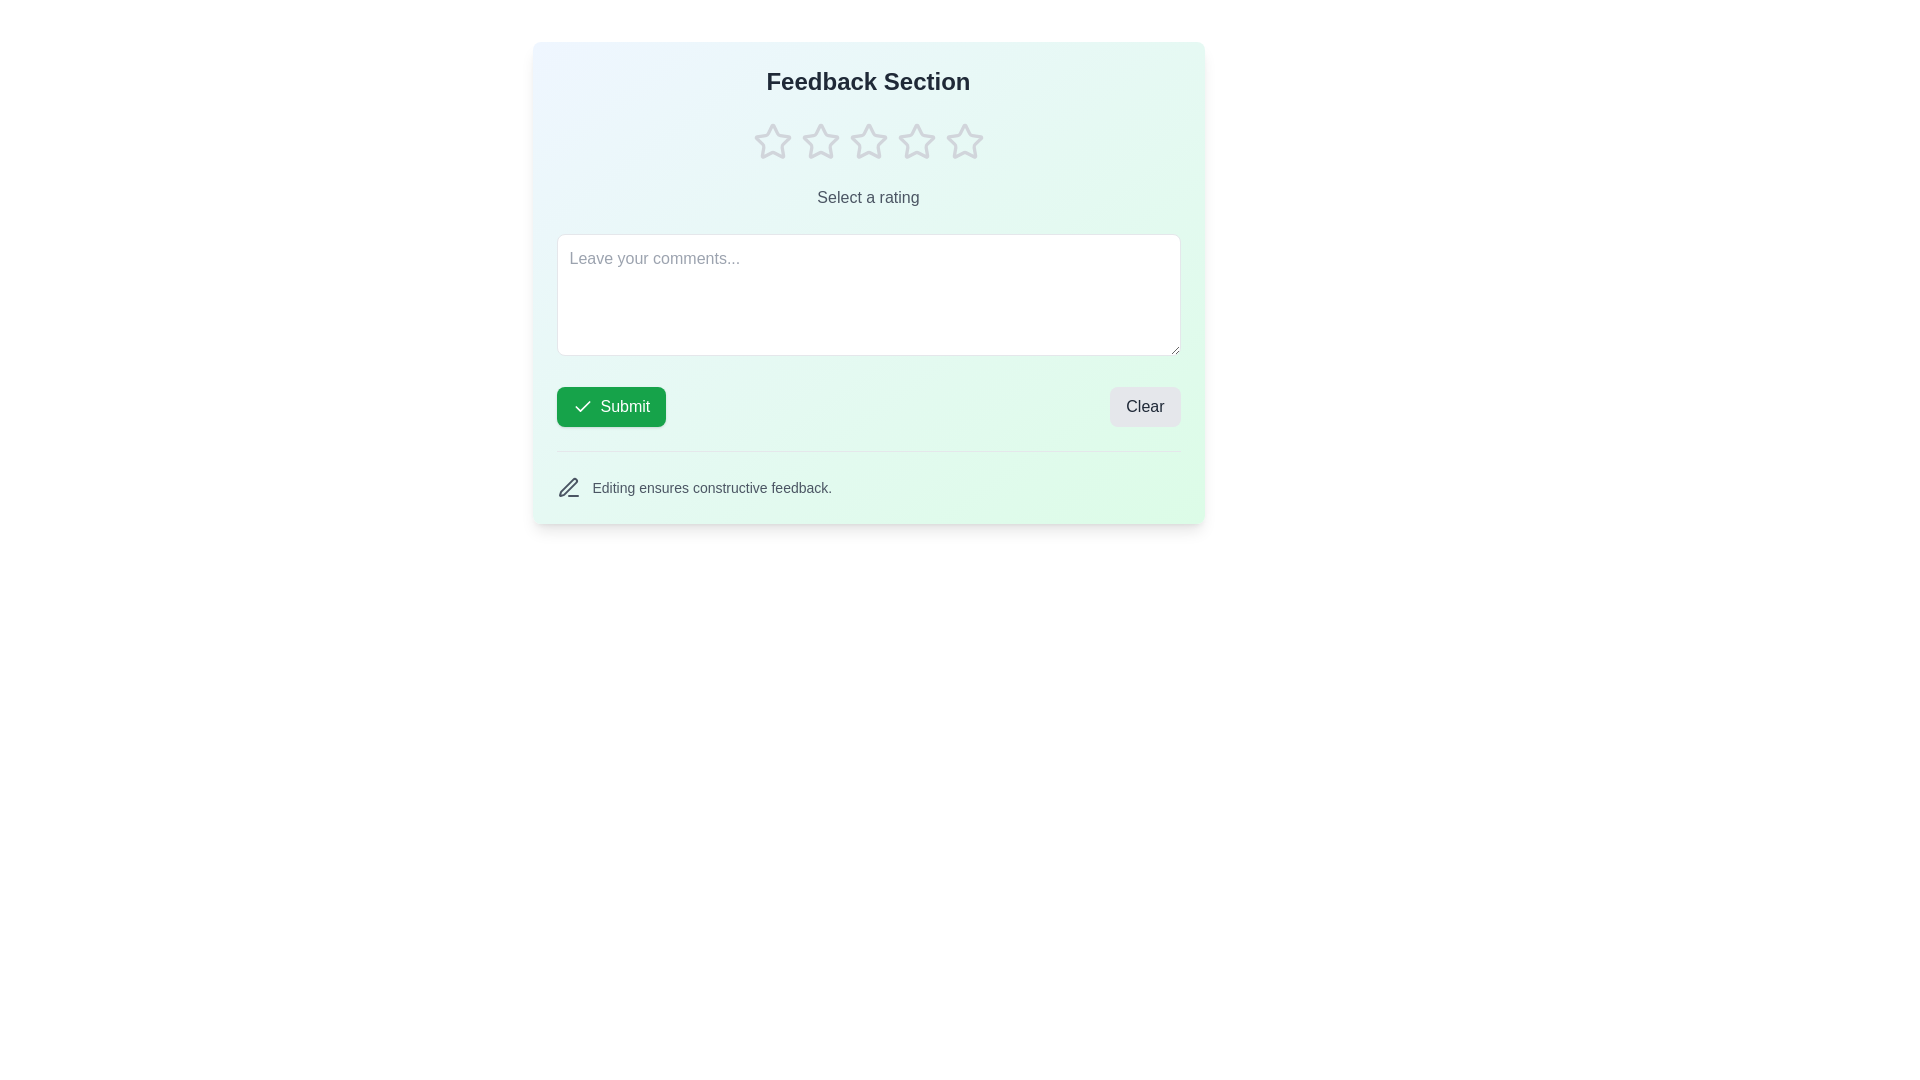  Describe the element at coordinates (581, 405) in the screenshot. I see `the 'Submit' button, which visually represents a successful action, located at the bottom left of the feedback form` at that location.